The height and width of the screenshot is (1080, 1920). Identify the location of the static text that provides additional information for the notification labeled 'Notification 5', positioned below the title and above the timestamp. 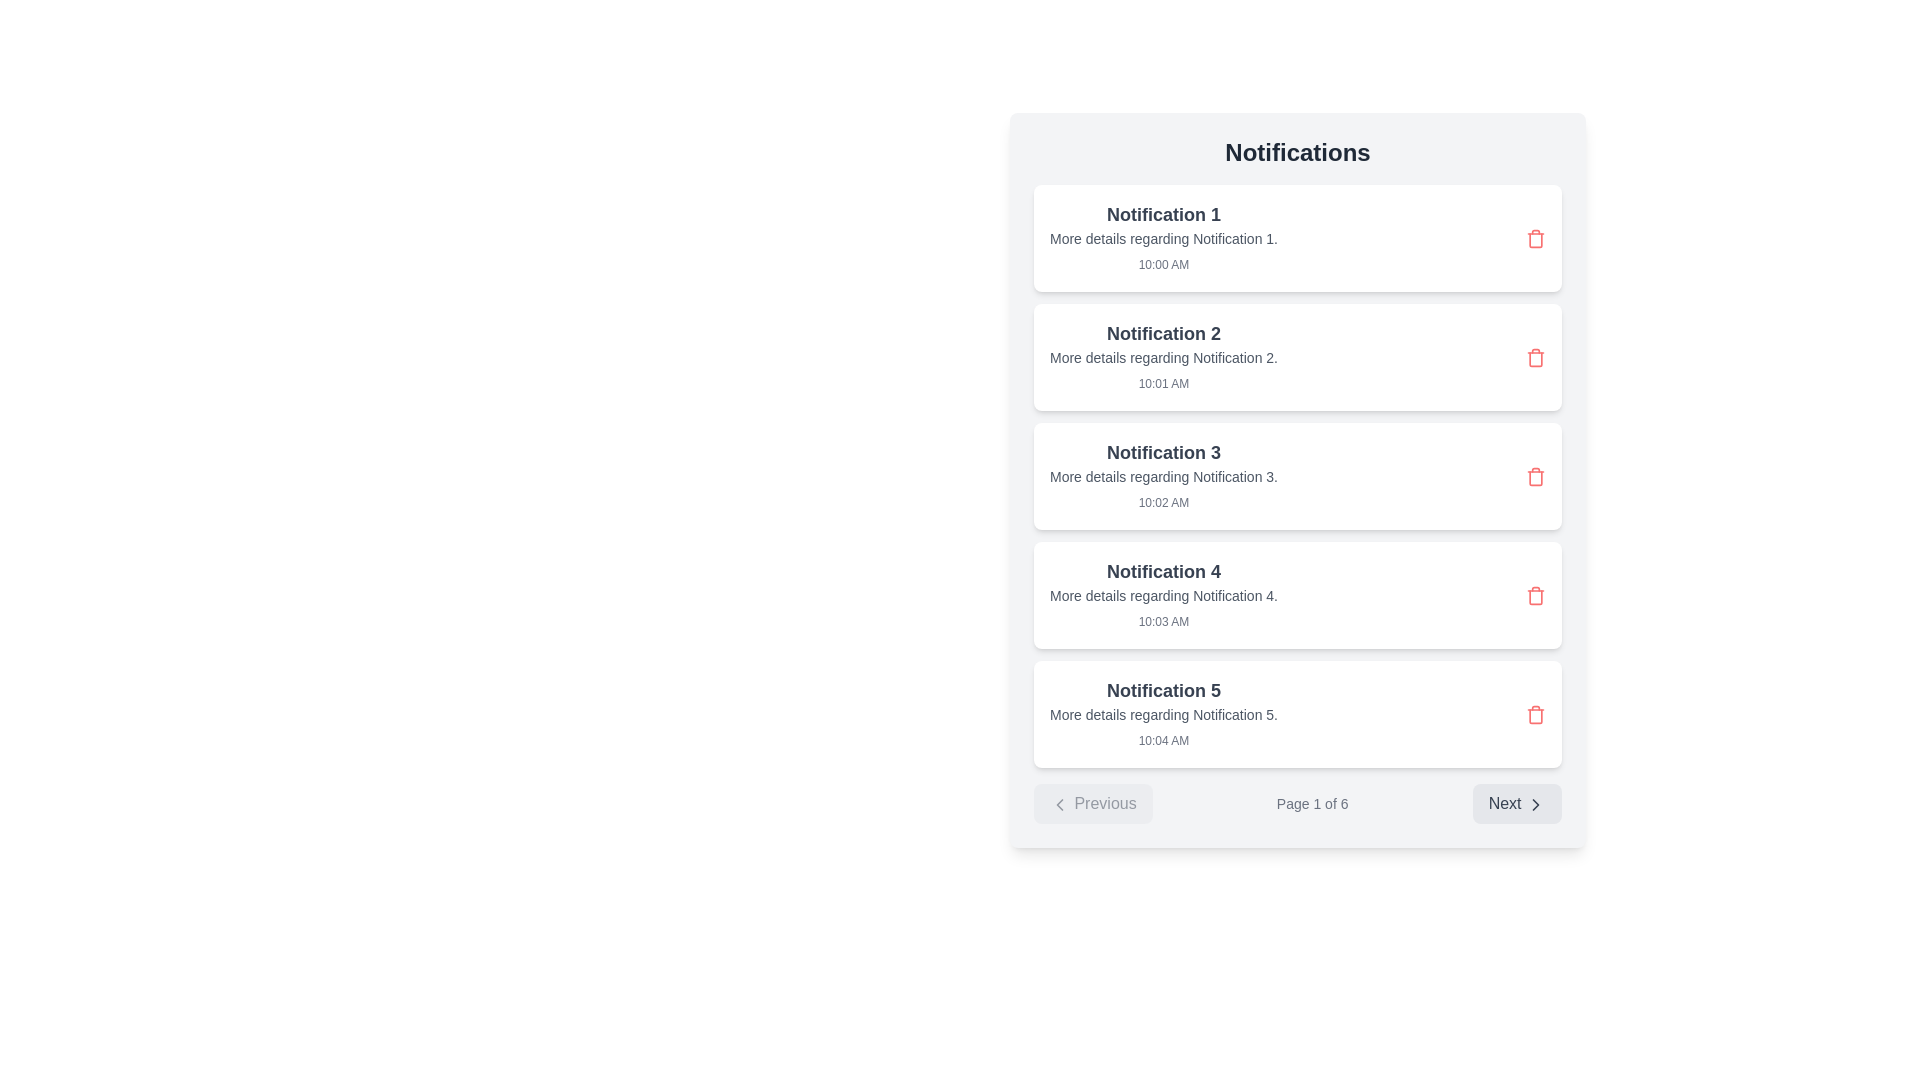
(1164, 713).